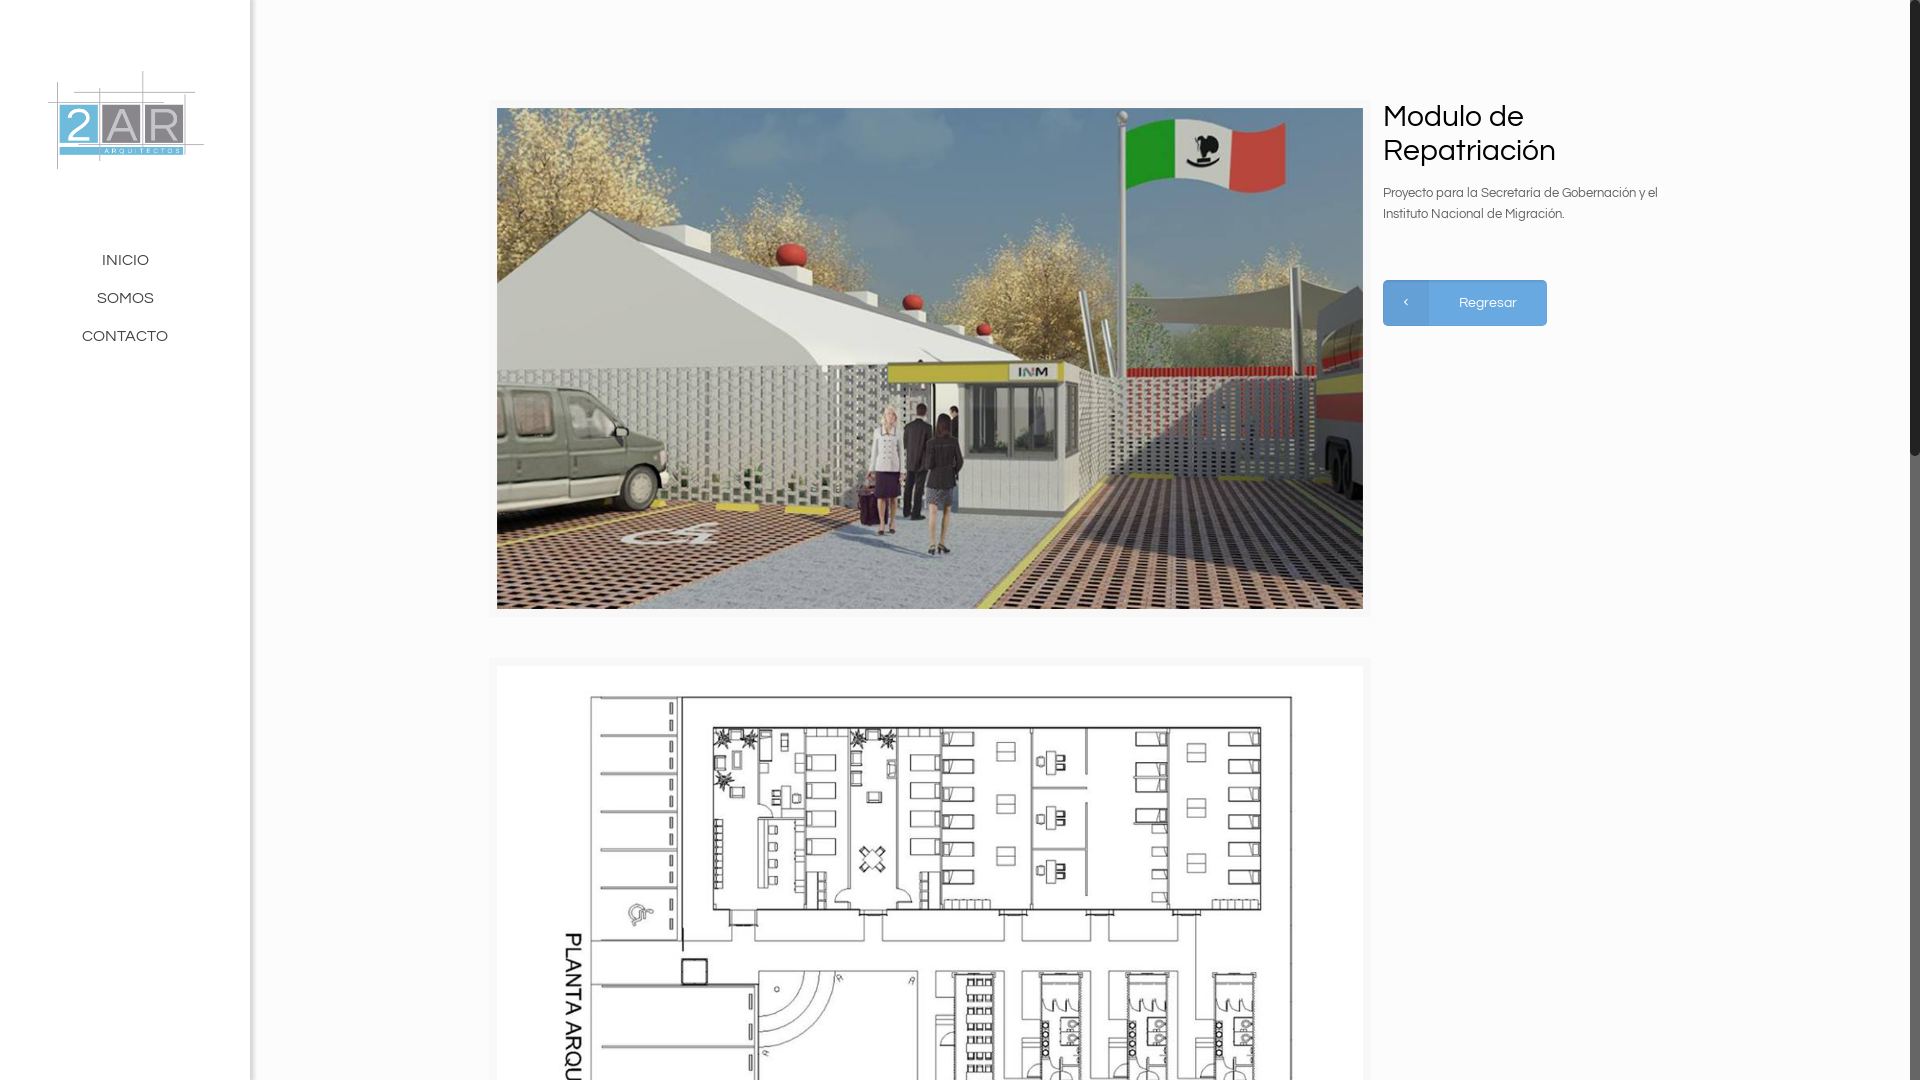 This screenshot has height=1080, width=1920. Describe the element at coordinates (0, 258) in the screenshot. I see `'INICIO'` at that location.